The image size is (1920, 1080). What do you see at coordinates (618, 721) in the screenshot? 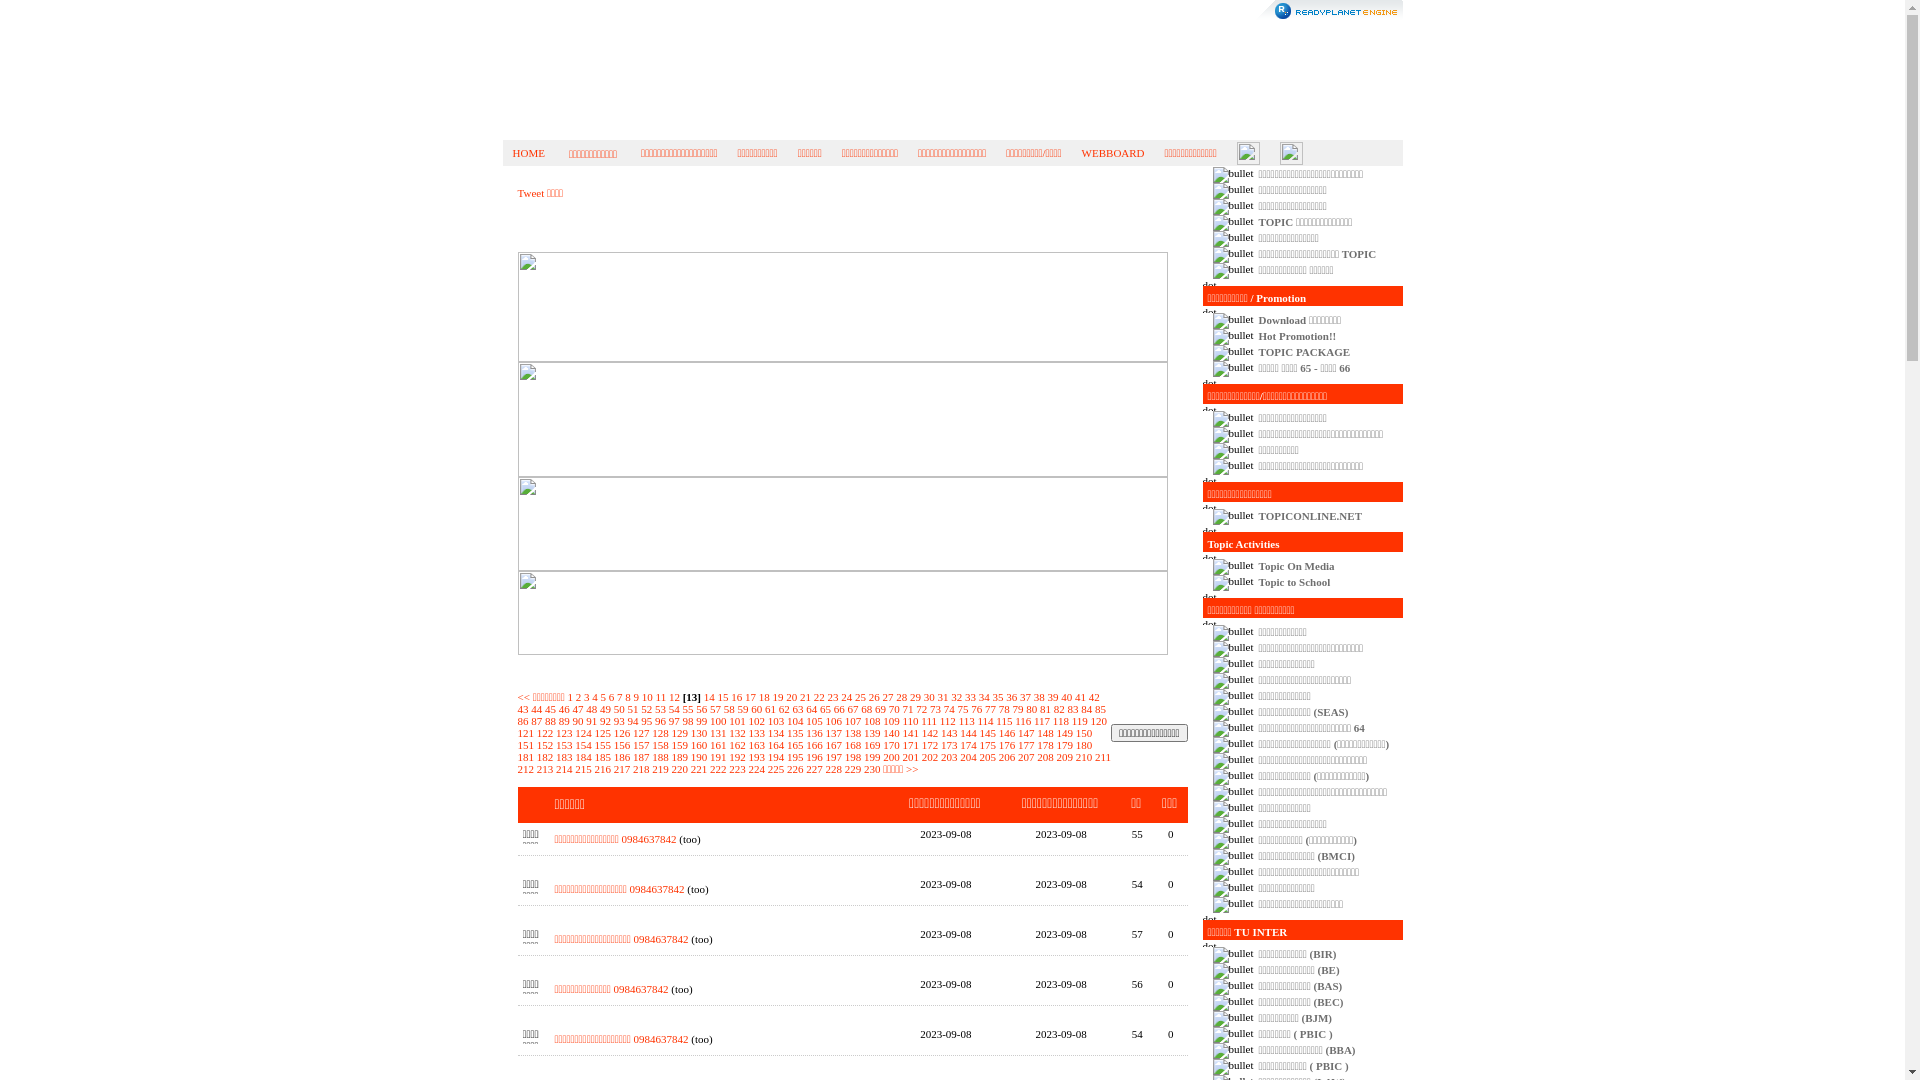
I see `'93'` at bounding box center [618, 721].